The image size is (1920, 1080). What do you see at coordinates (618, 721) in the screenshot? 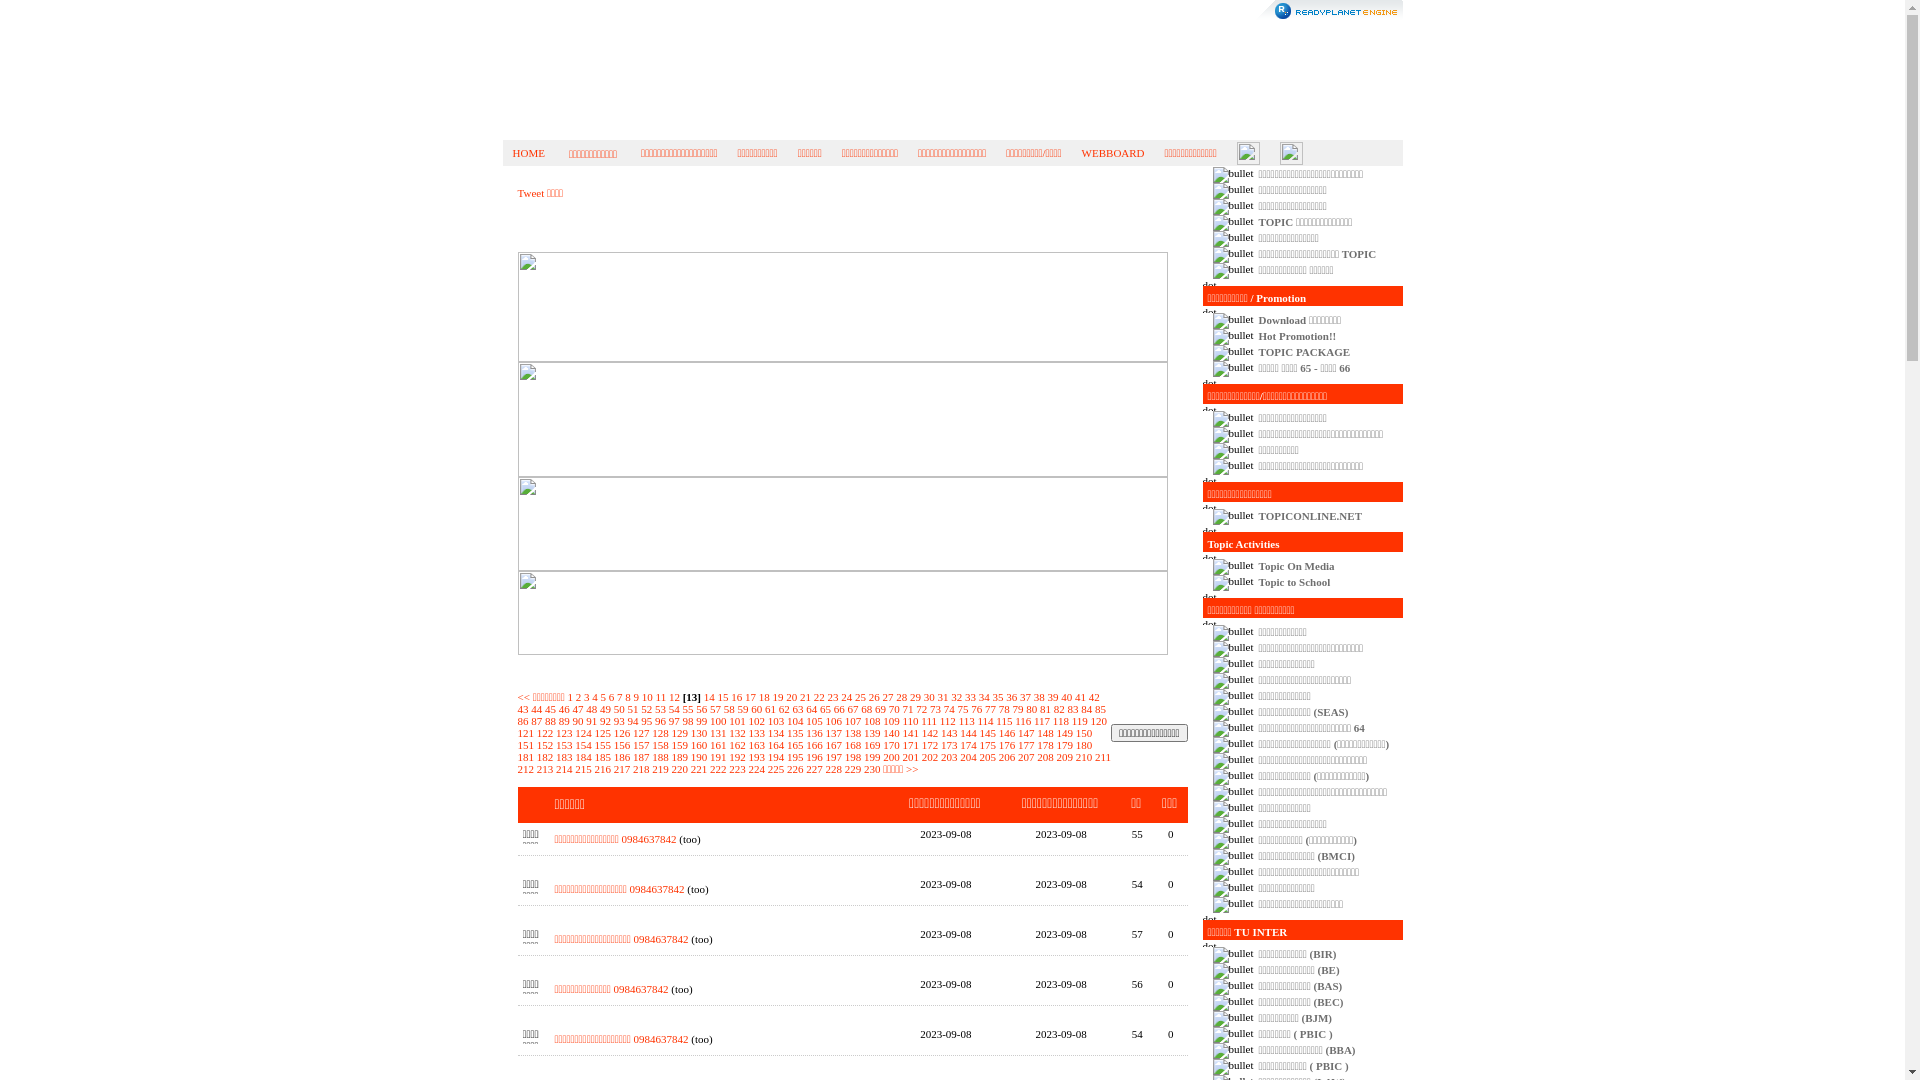
I see `'93'` at bounding box center [618, 721].